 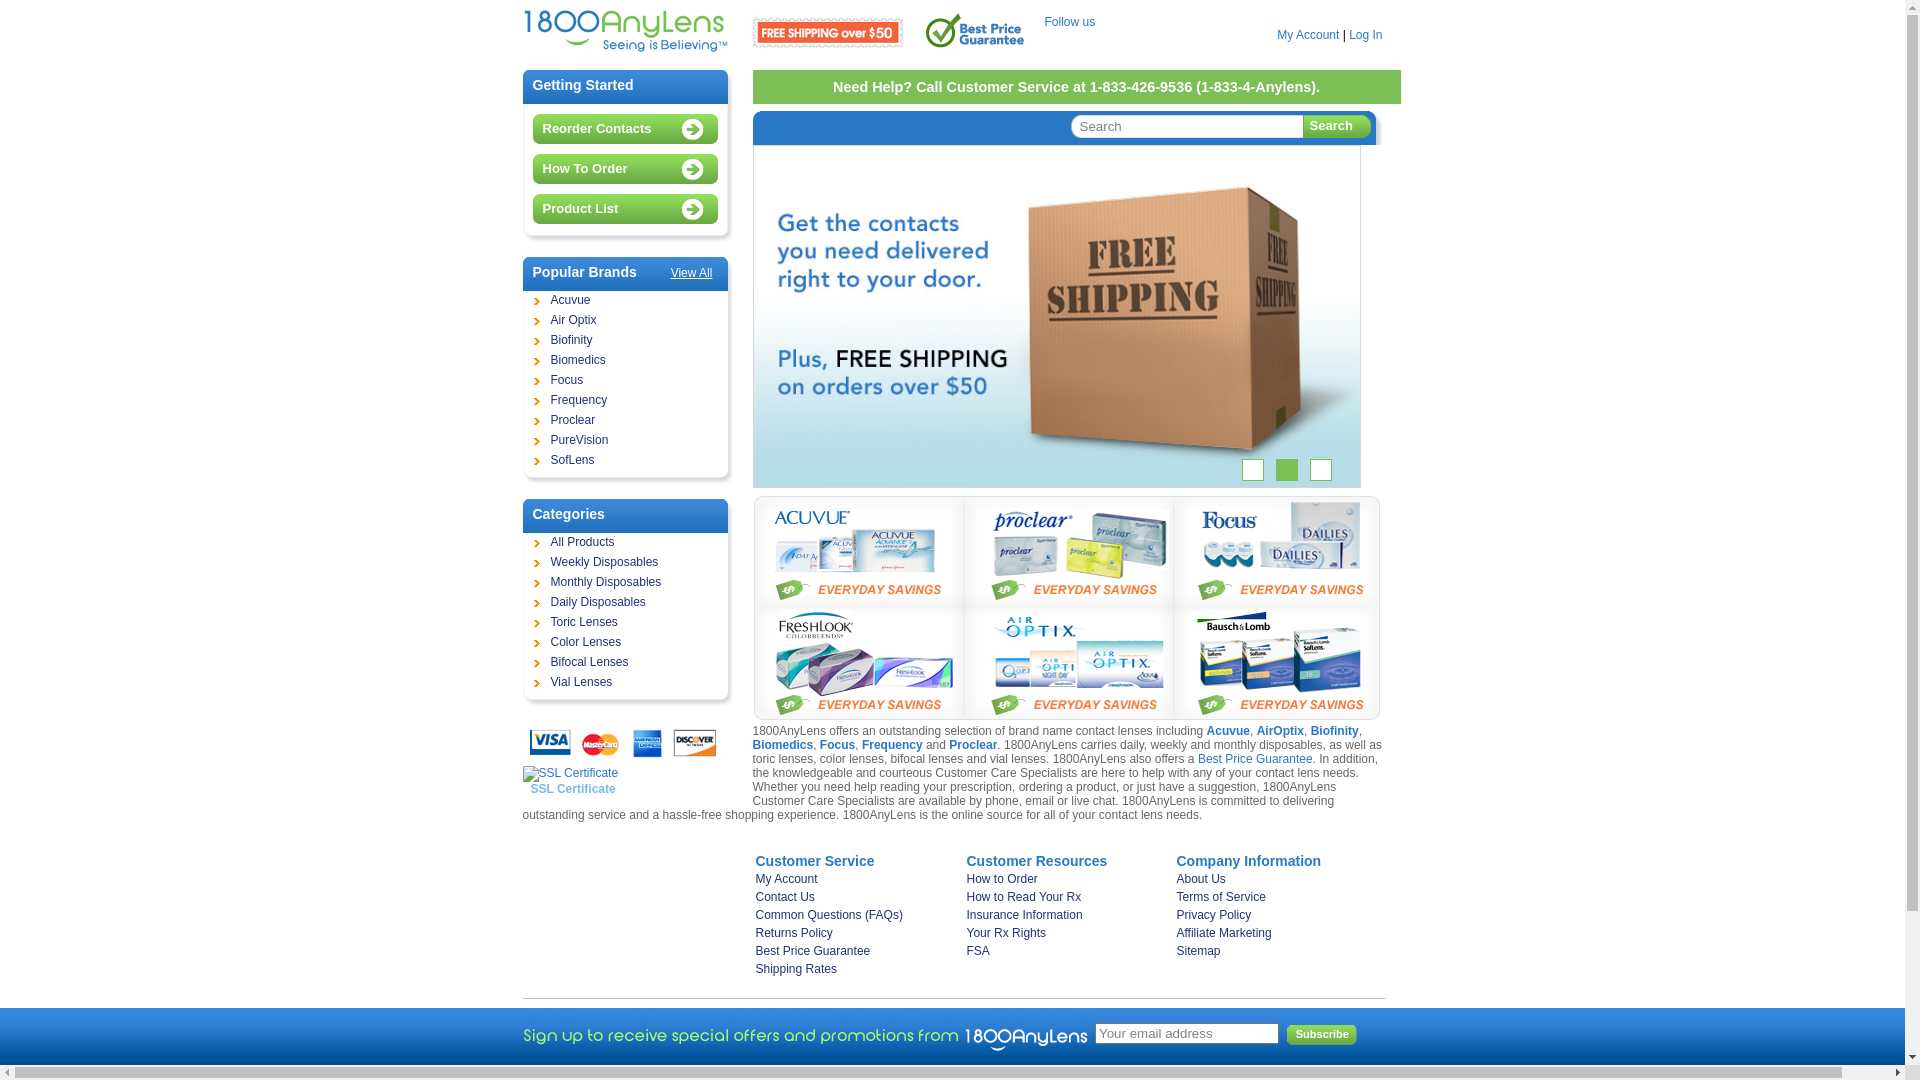 What do you see at coordinates (624, 461) in the screenshot?
I see `'SofLens'` at bounding box center [624, 461].